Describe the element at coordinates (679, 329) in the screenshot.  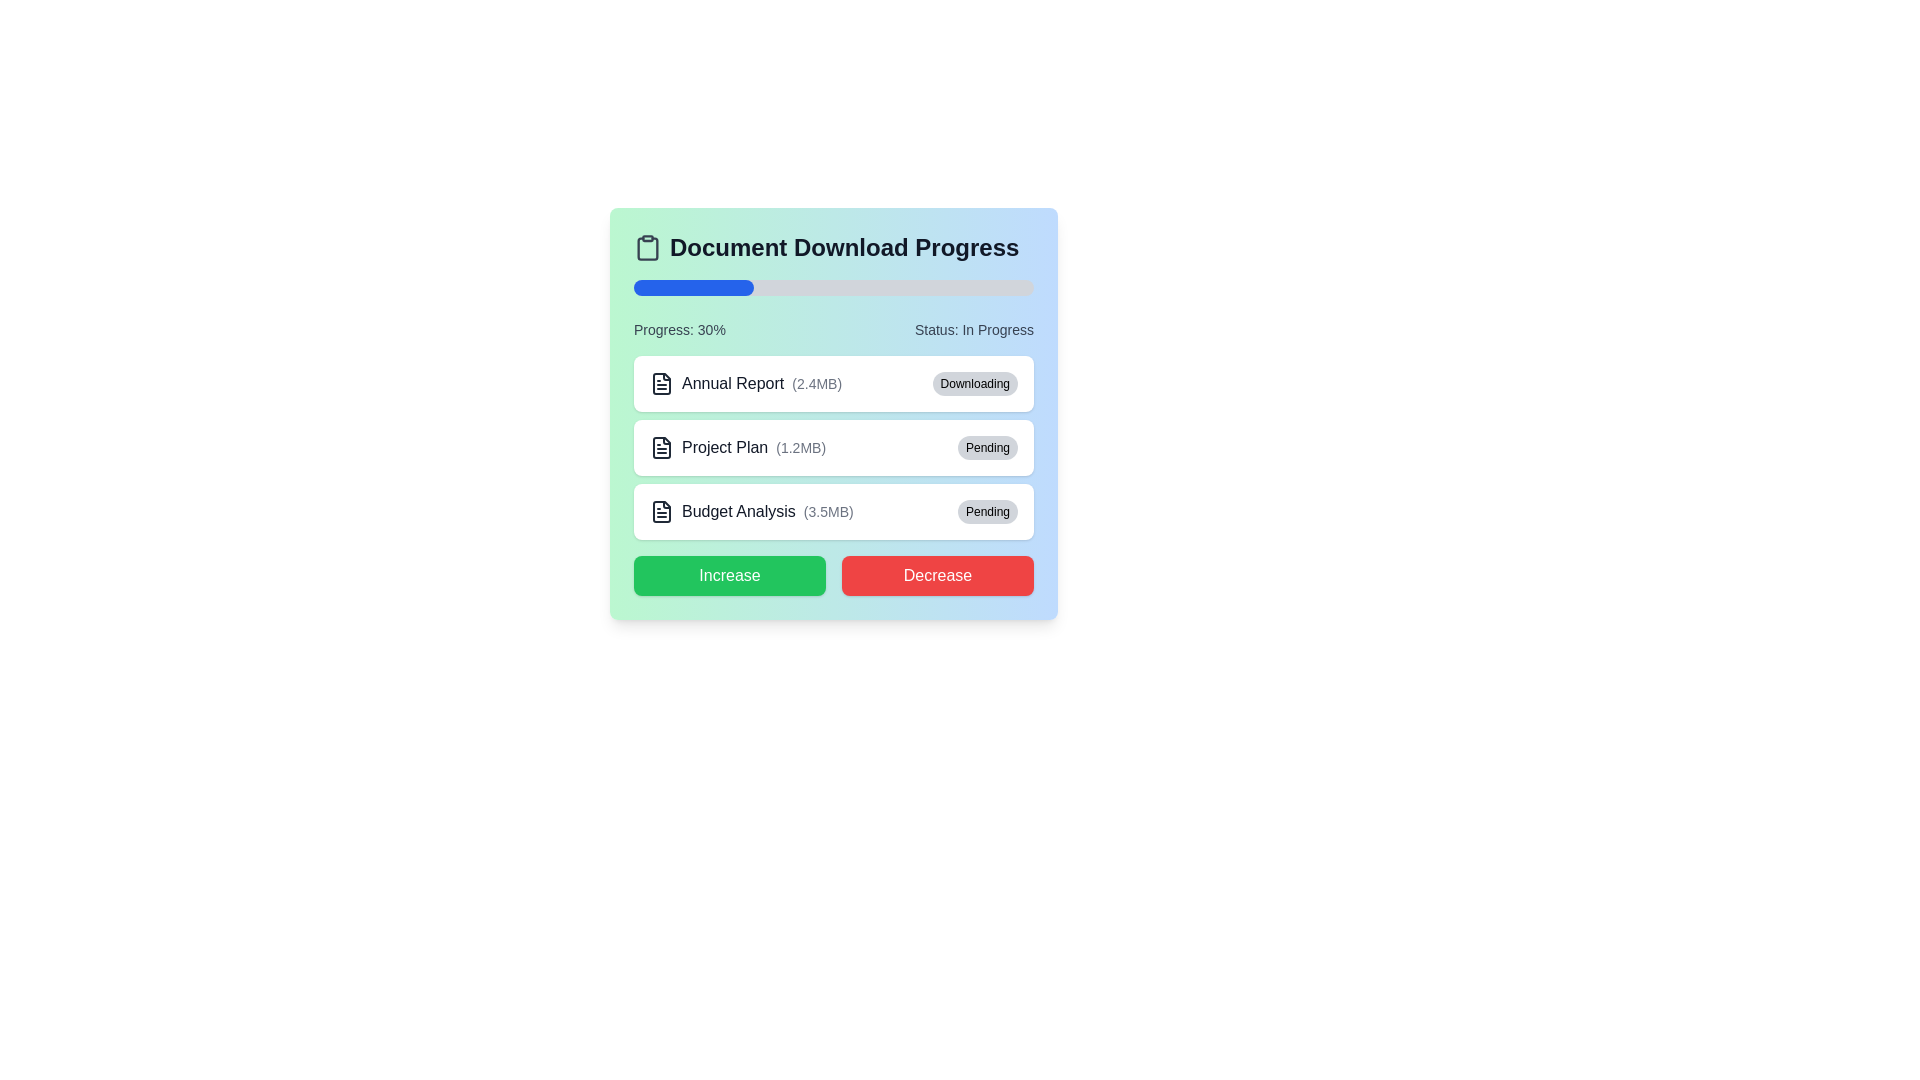
I see `the static text label displaying 'Progress: 30%' which is located below the progress bar and above a list of items` at that location.